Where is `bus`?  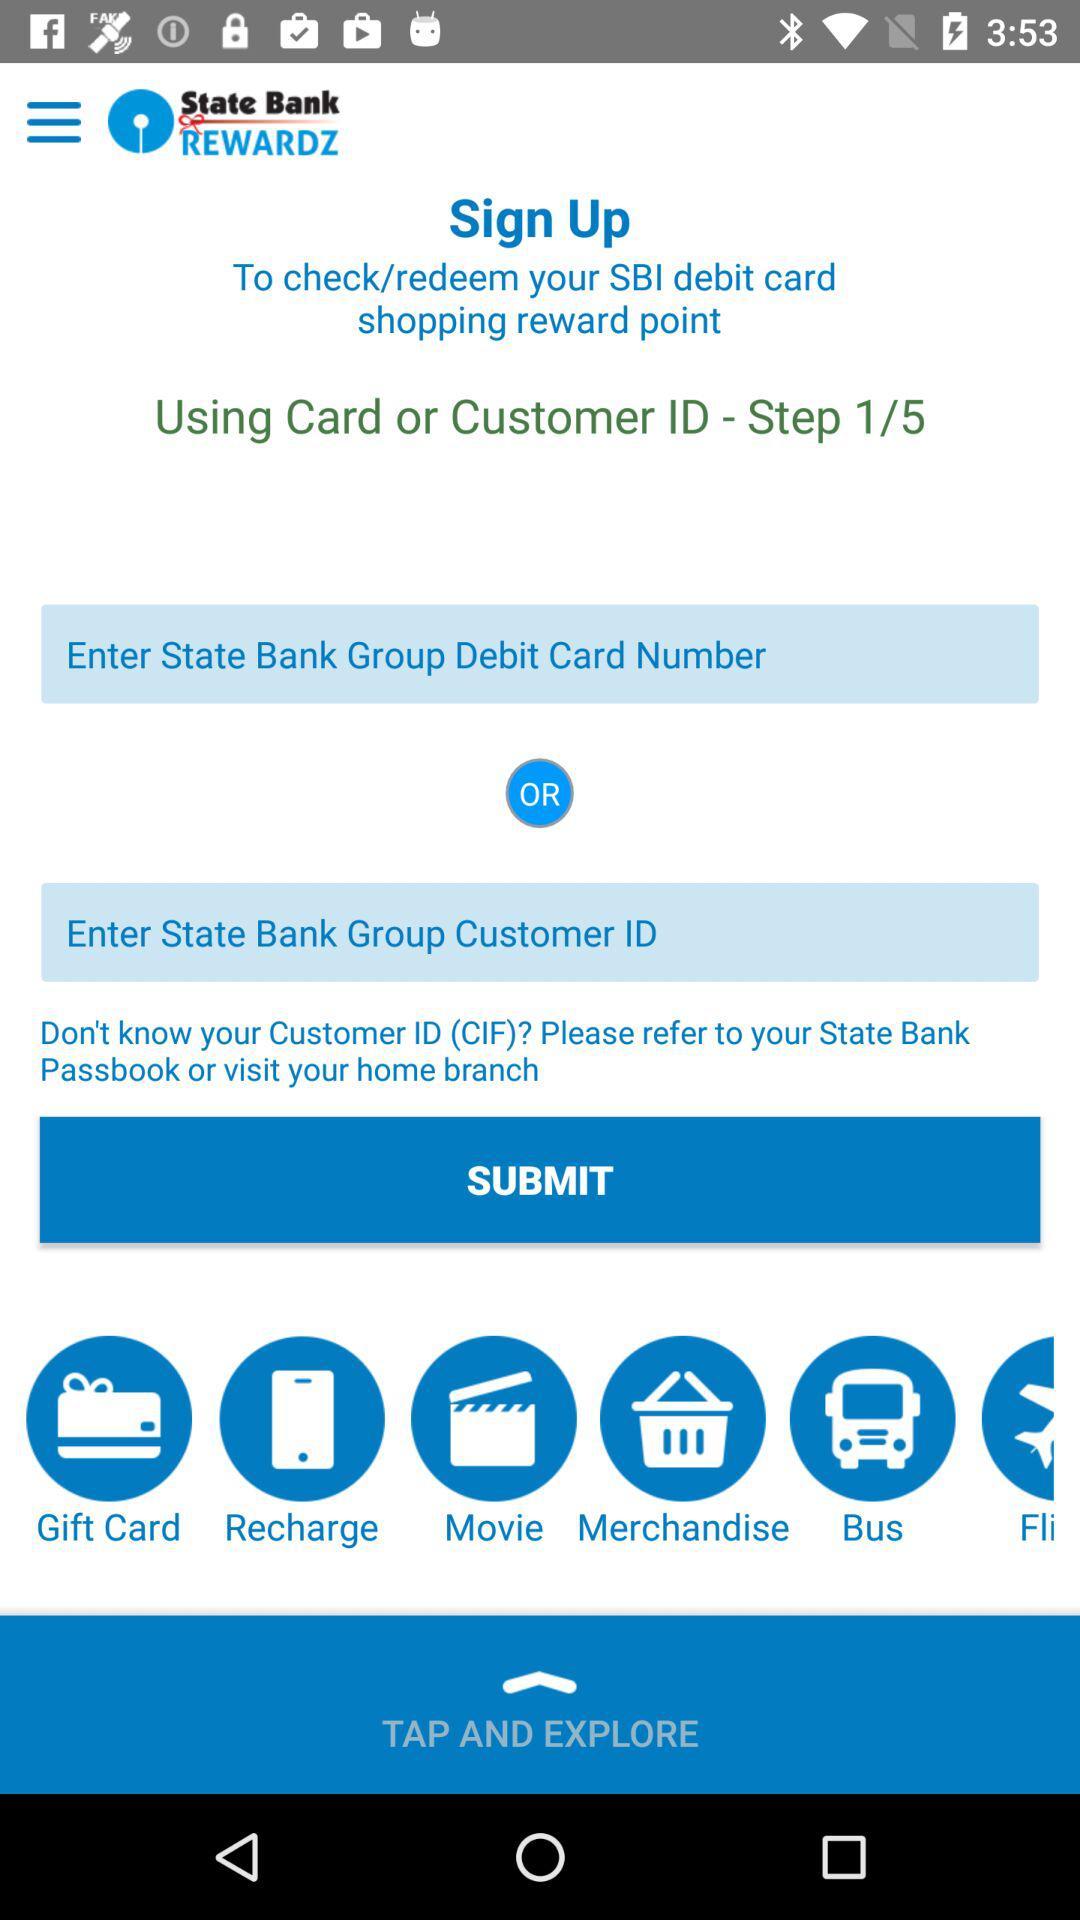 bus is located at coordinates (871, 1443).